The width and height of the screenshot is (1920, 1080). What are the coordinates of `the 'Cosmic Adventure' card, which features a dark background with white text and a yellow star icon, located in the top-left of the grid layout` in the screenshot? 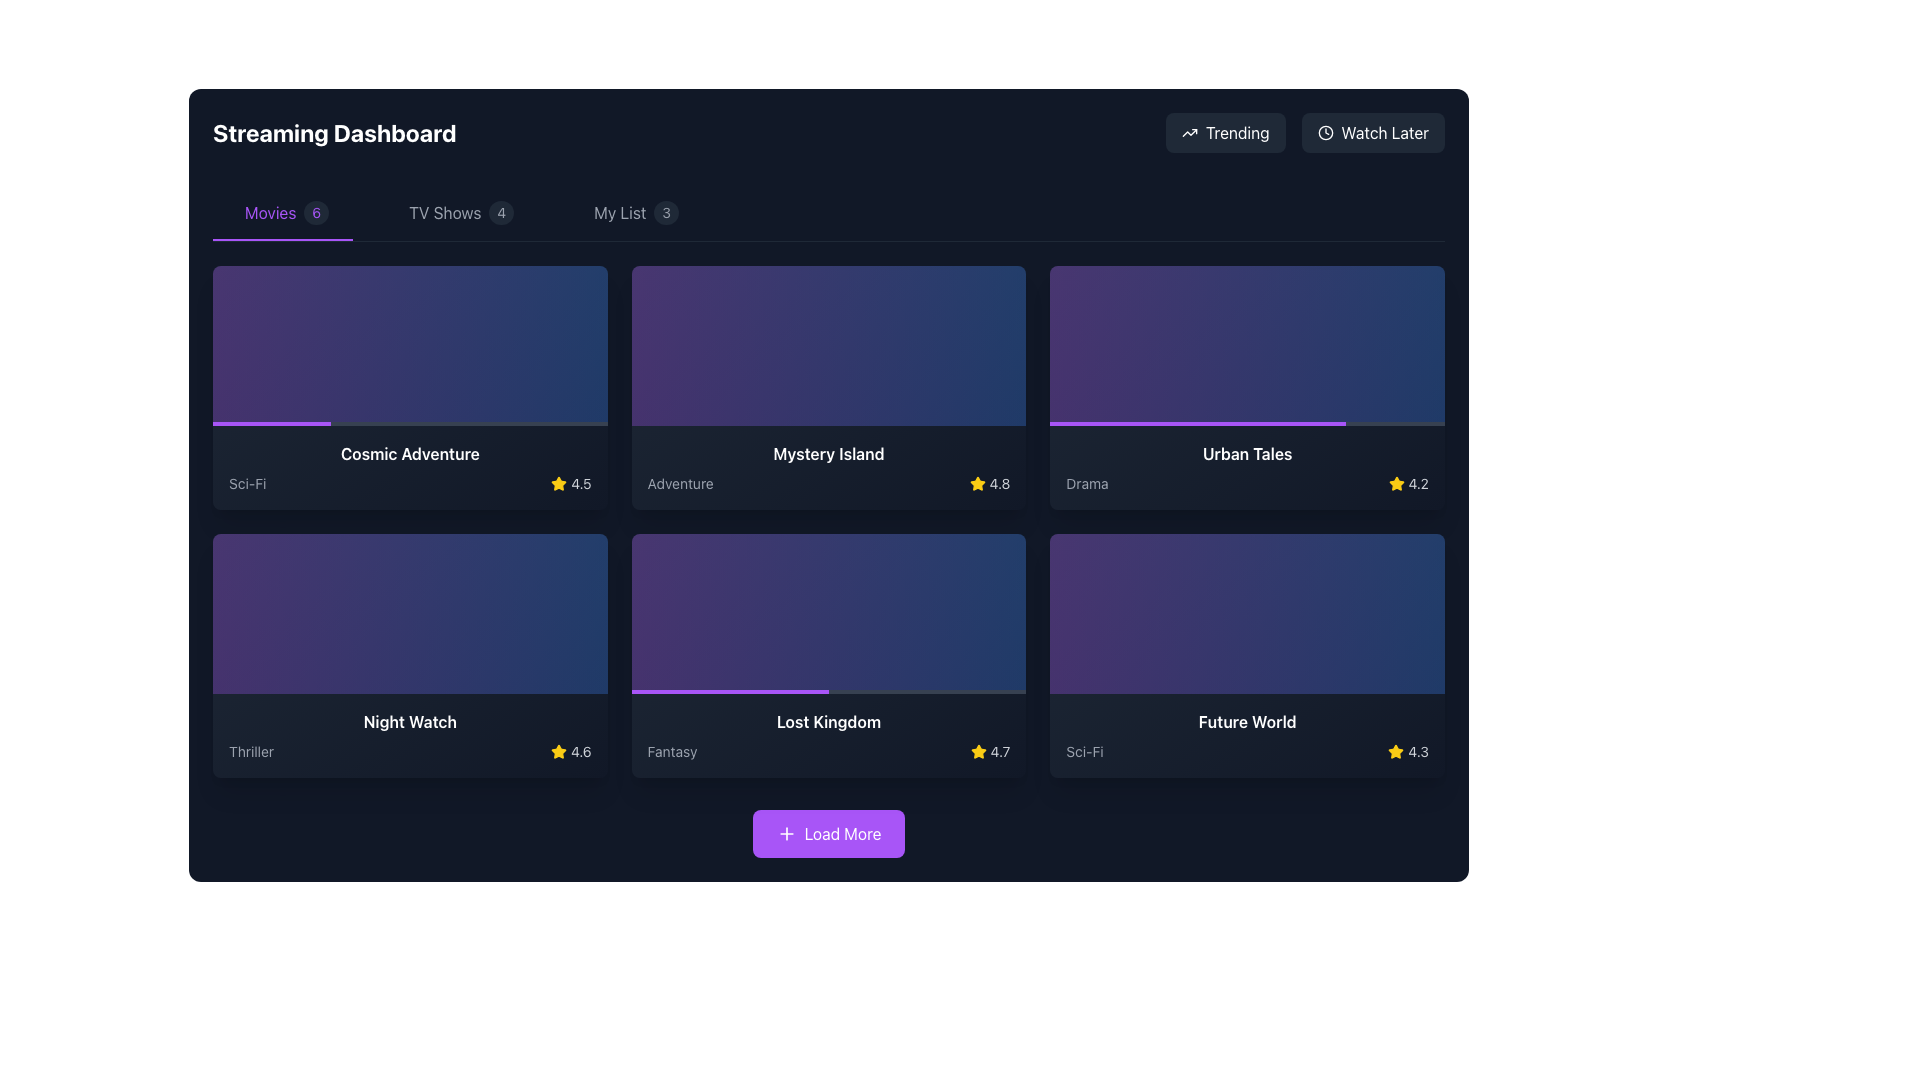 It's located at (409, 467).